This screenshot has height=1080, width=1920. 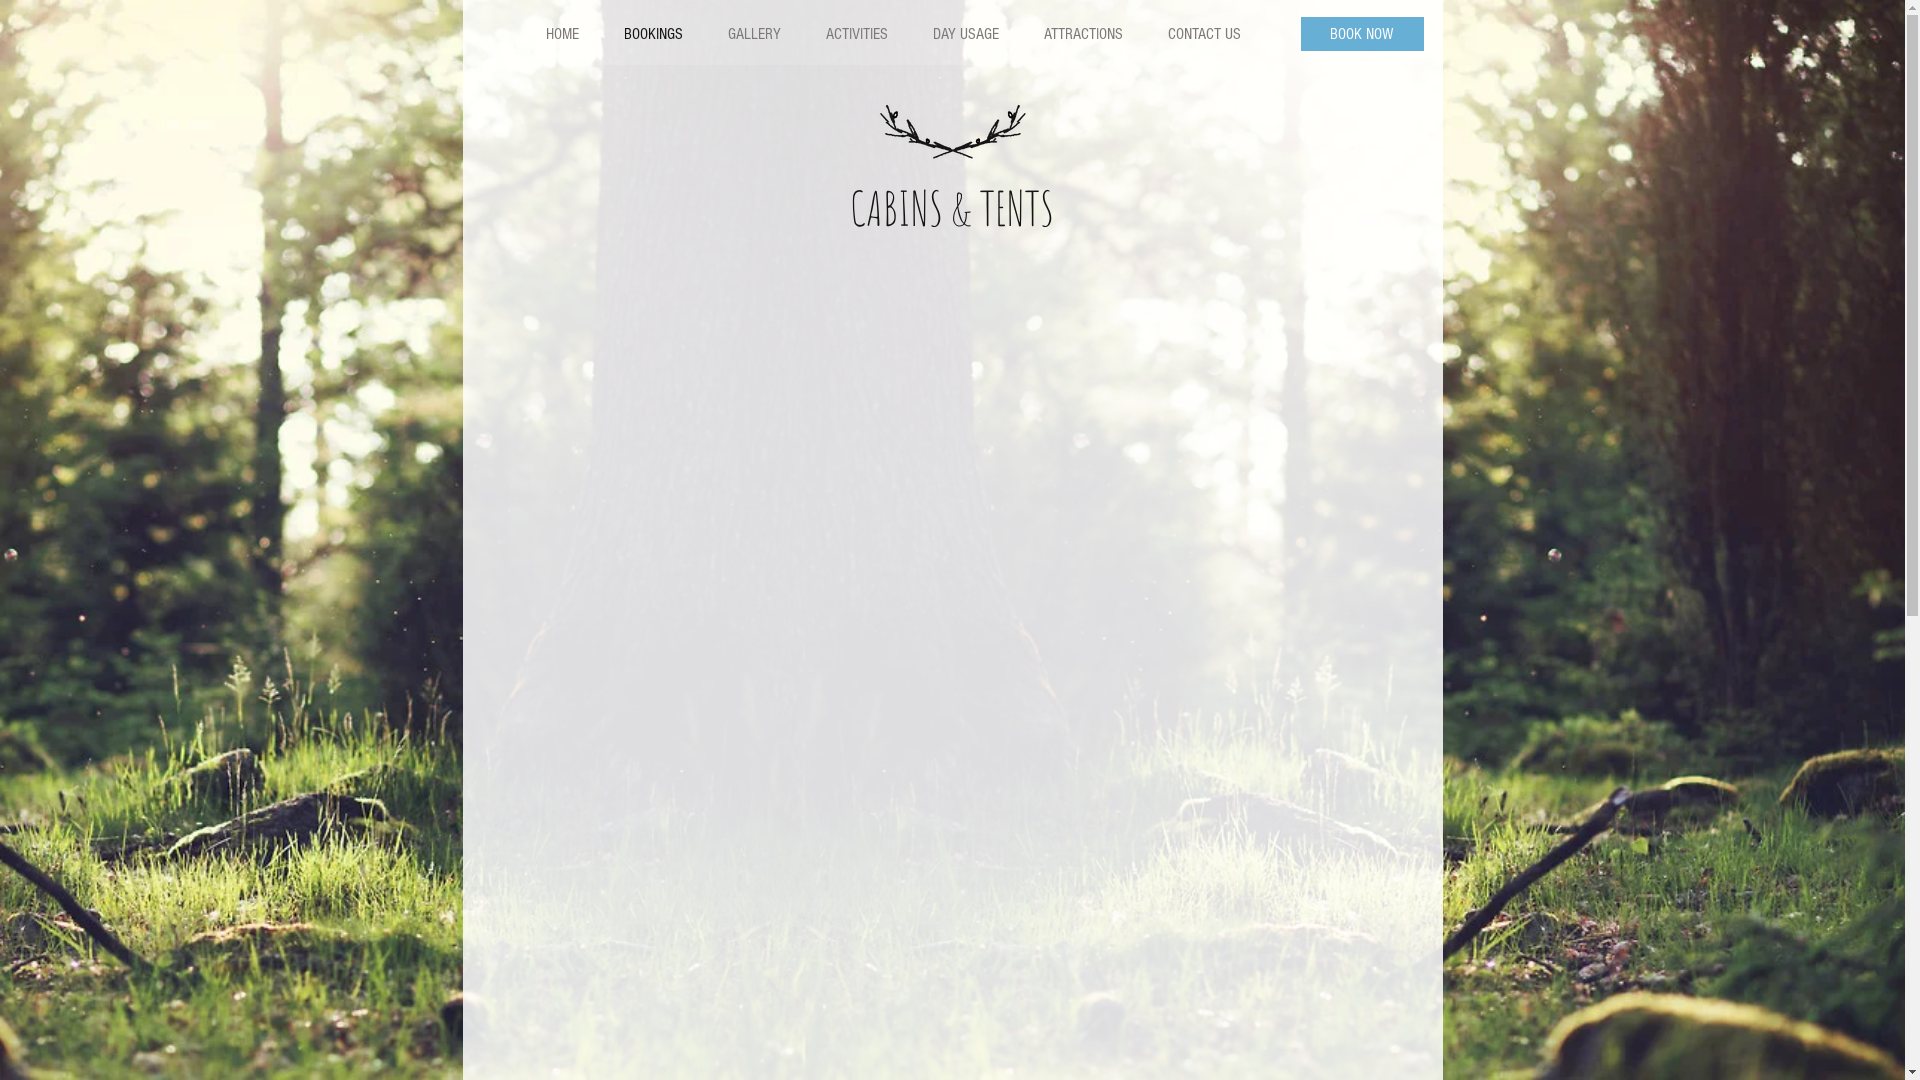 What do you see at coordinates (1080, 34) in the screenshot?
I see `'ATTRACTIONS'` at bounding box center [1080, 34].